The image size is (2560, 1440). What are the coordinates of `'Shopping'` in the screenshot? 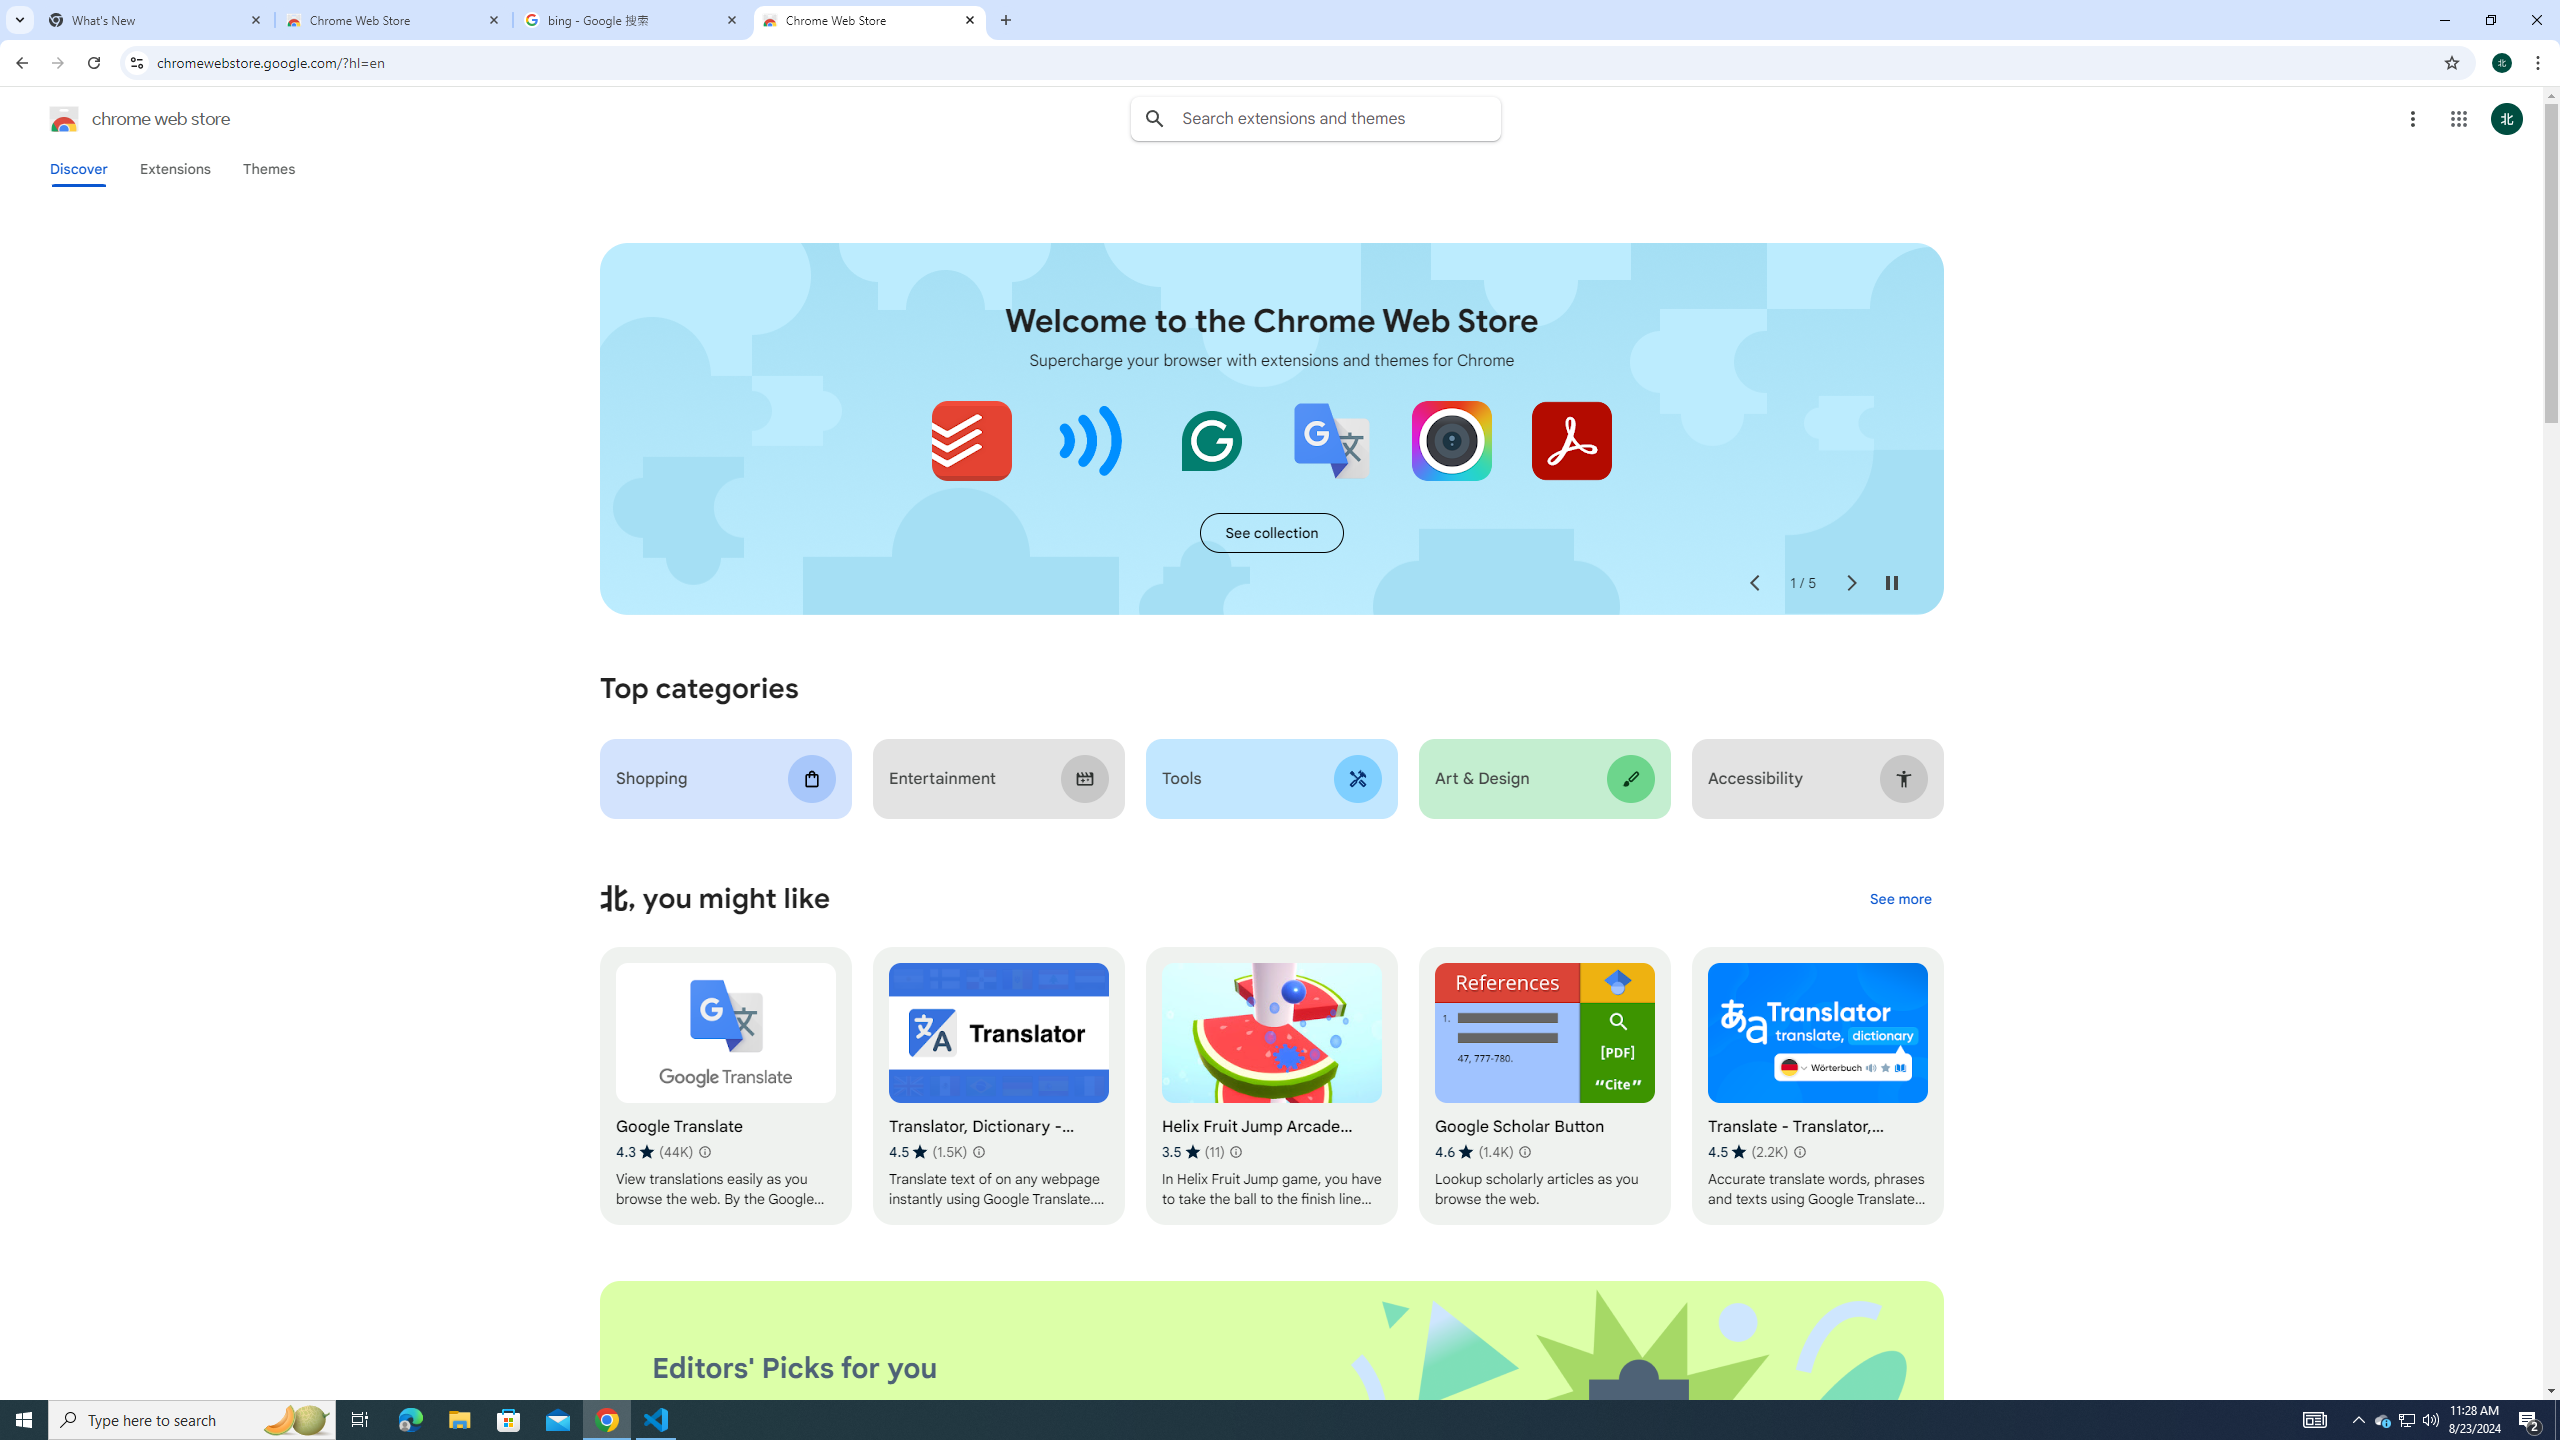 It's located at (725, 778).